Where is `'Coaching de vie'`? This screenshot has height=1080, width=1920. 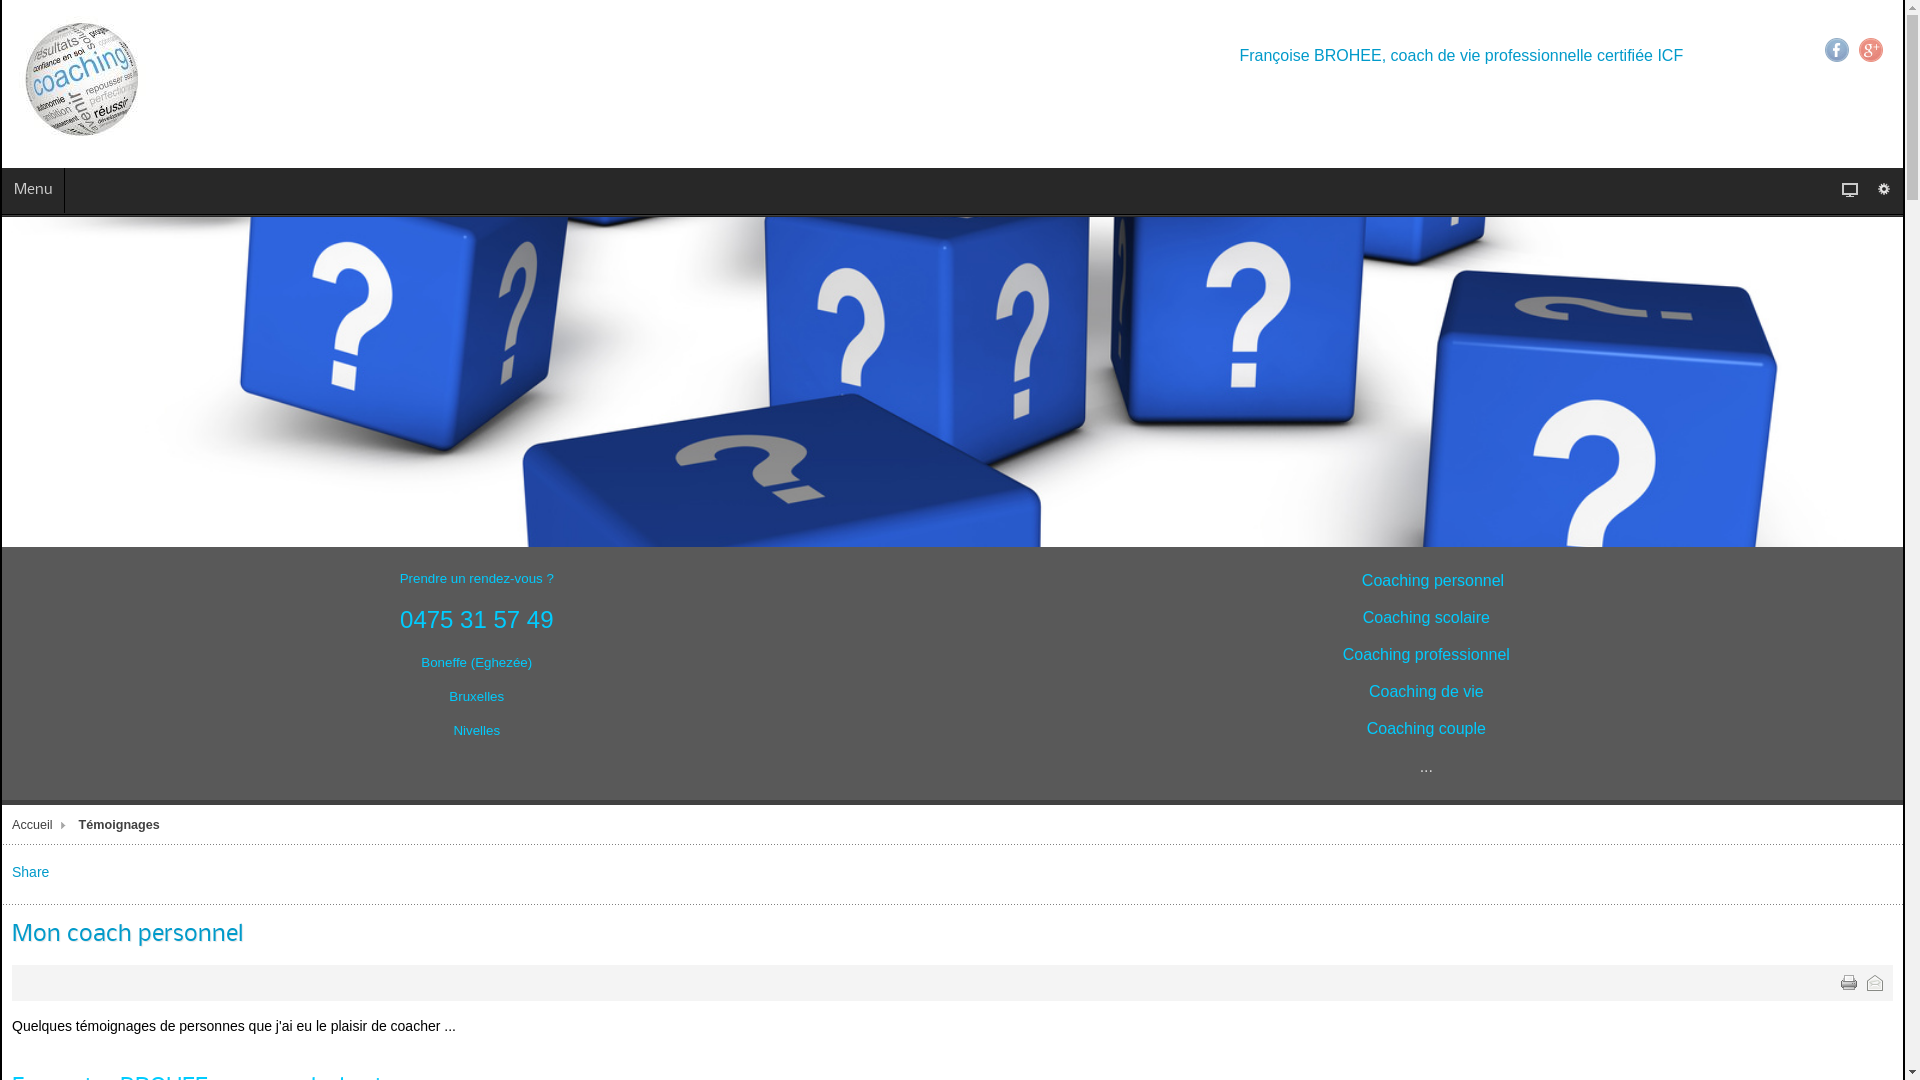 'Coaching de vie' is located at coordinates (1425, 690).